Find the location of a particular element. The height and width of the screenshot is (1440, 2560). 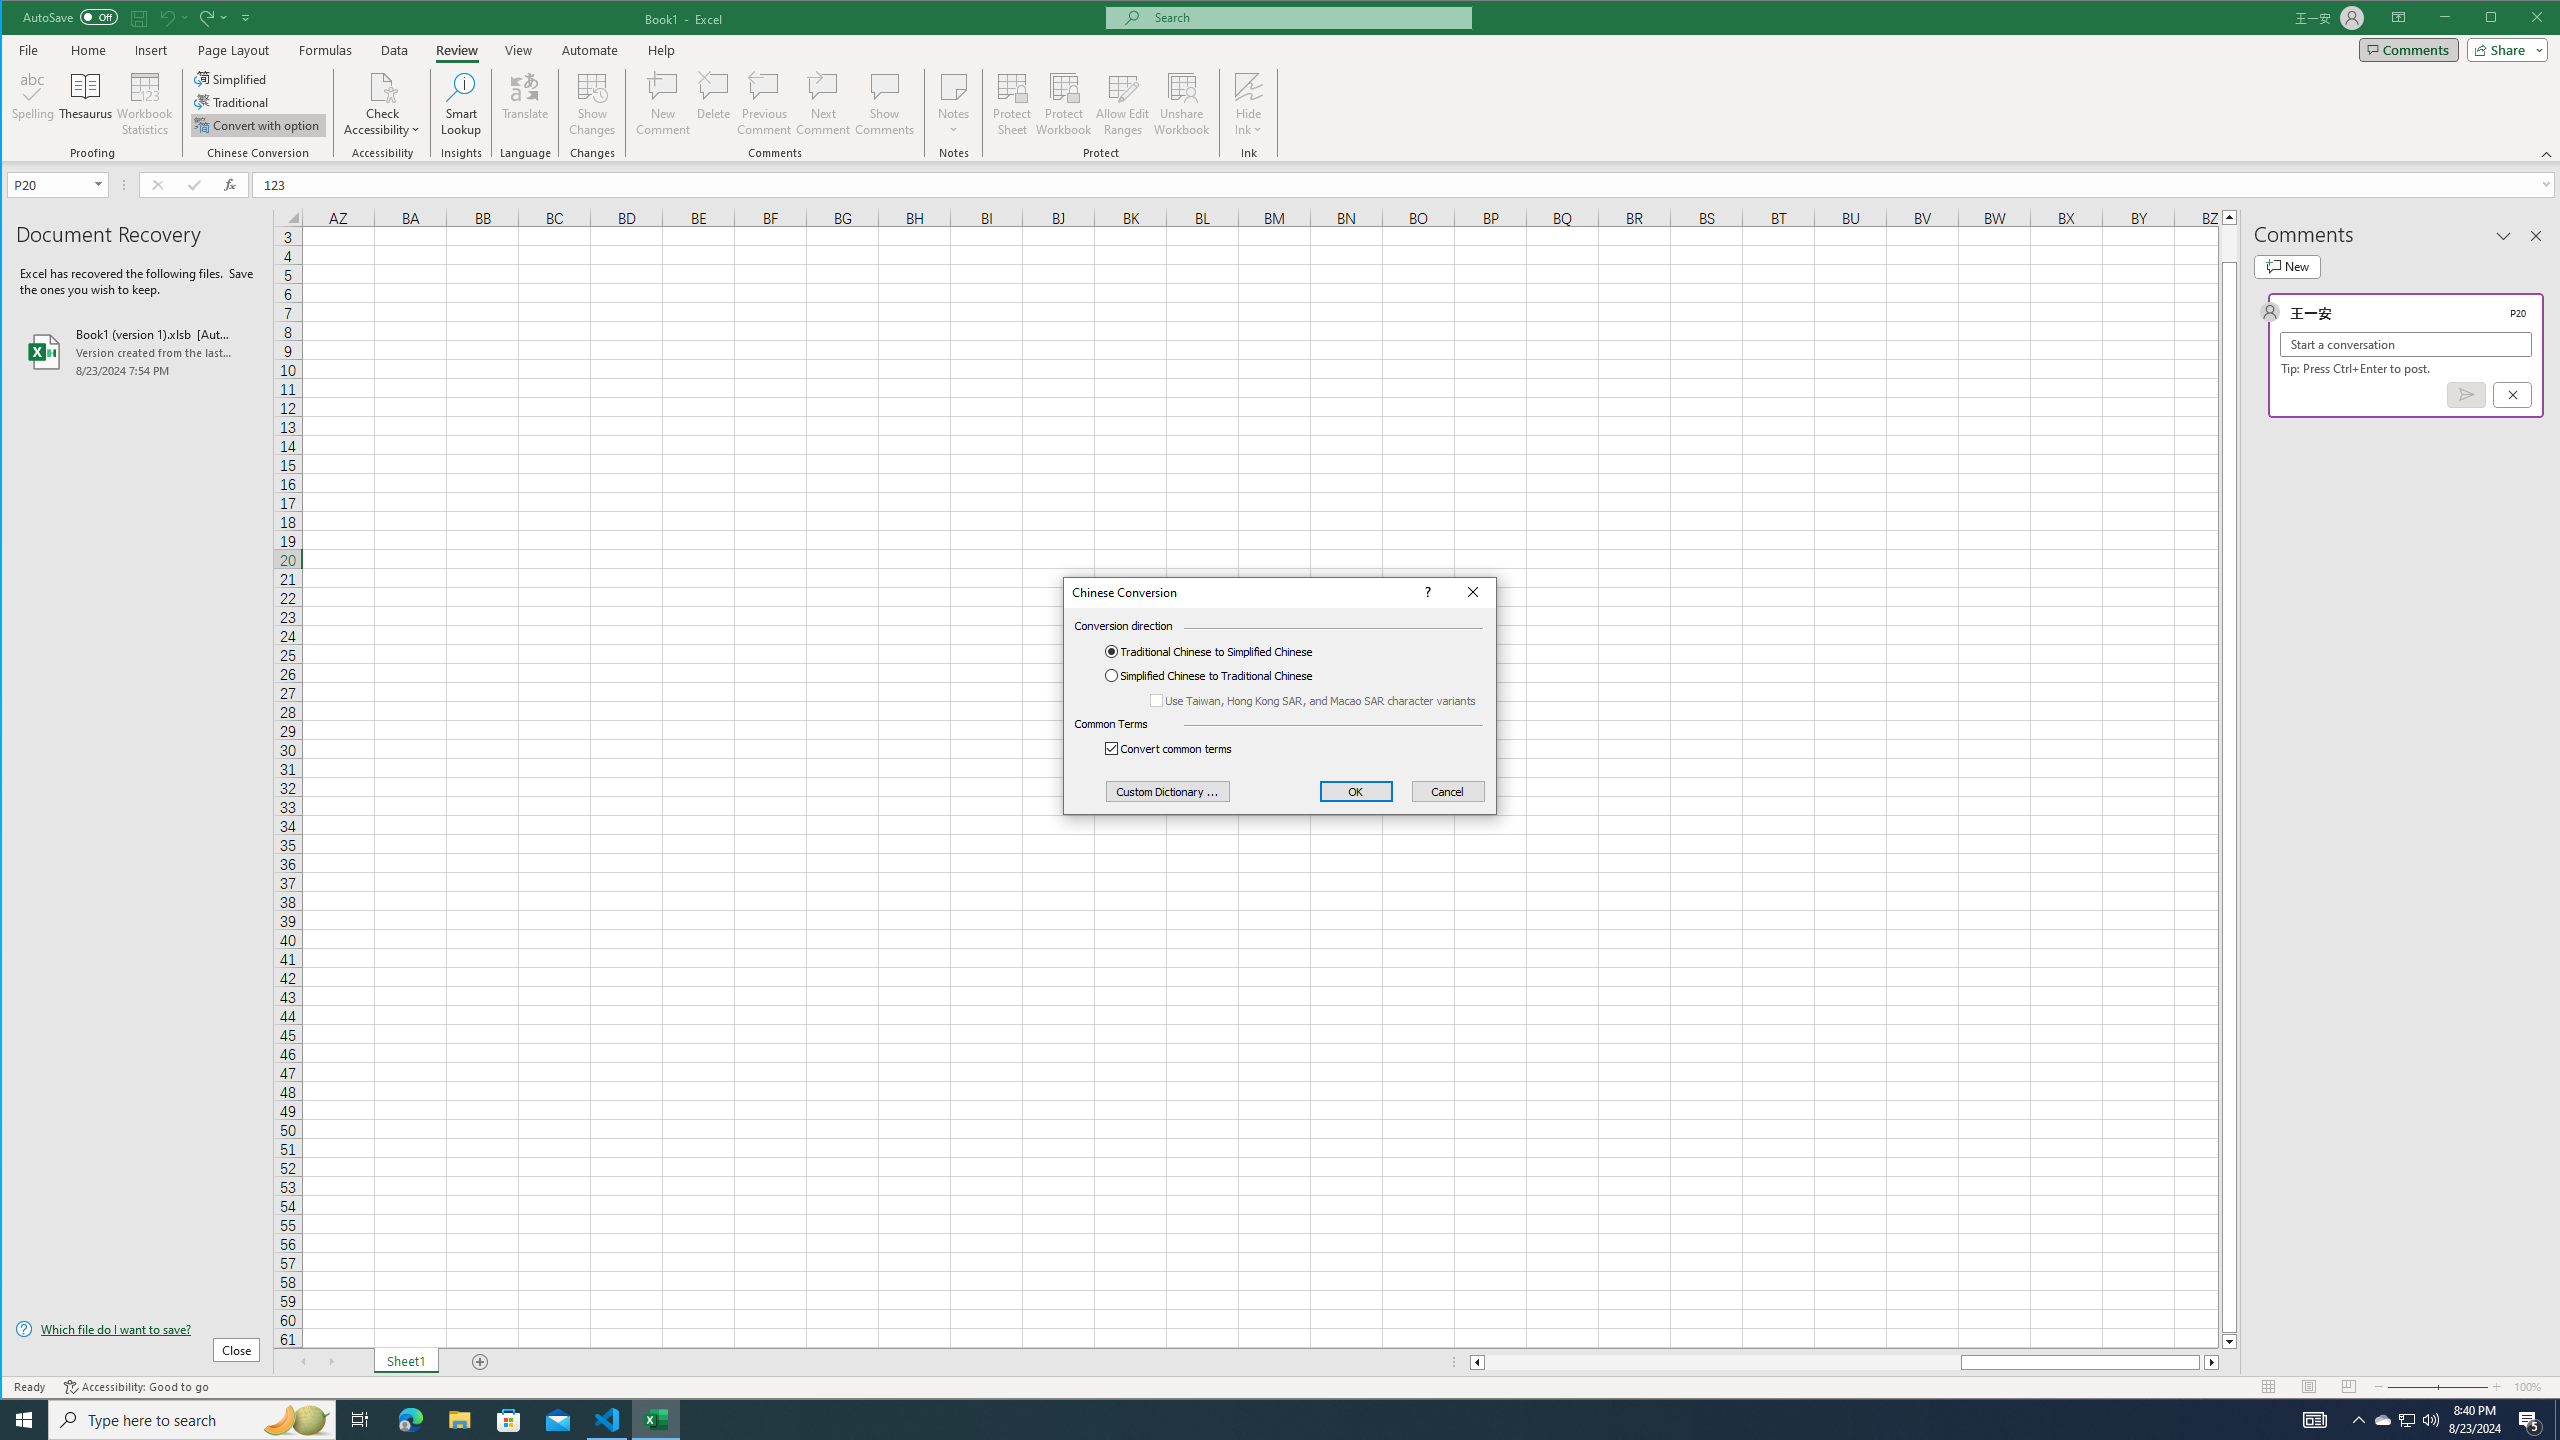

'Simplified Chinese to Traditional Chinese' is located at coordinates (1223, 675).